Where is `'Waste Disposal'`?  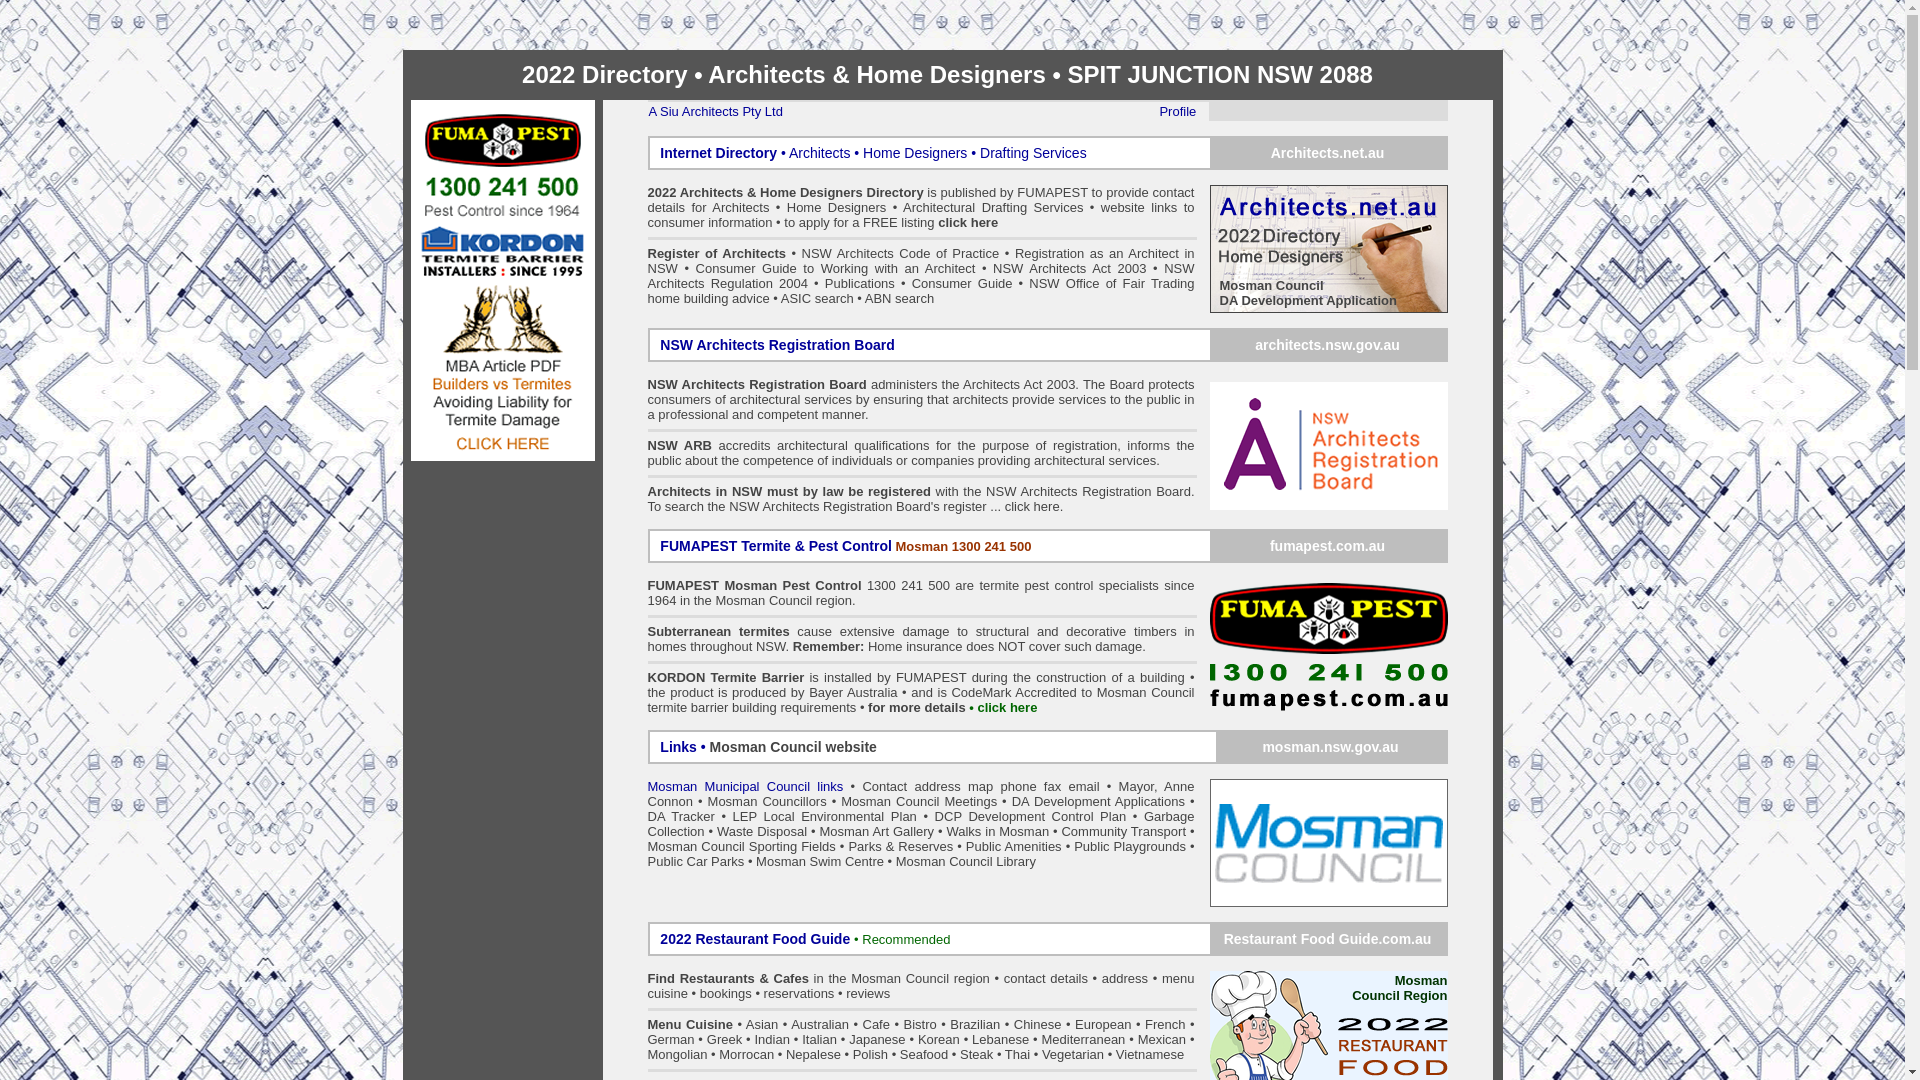
'Waste Disposal' is located at coordinates (761, 831).